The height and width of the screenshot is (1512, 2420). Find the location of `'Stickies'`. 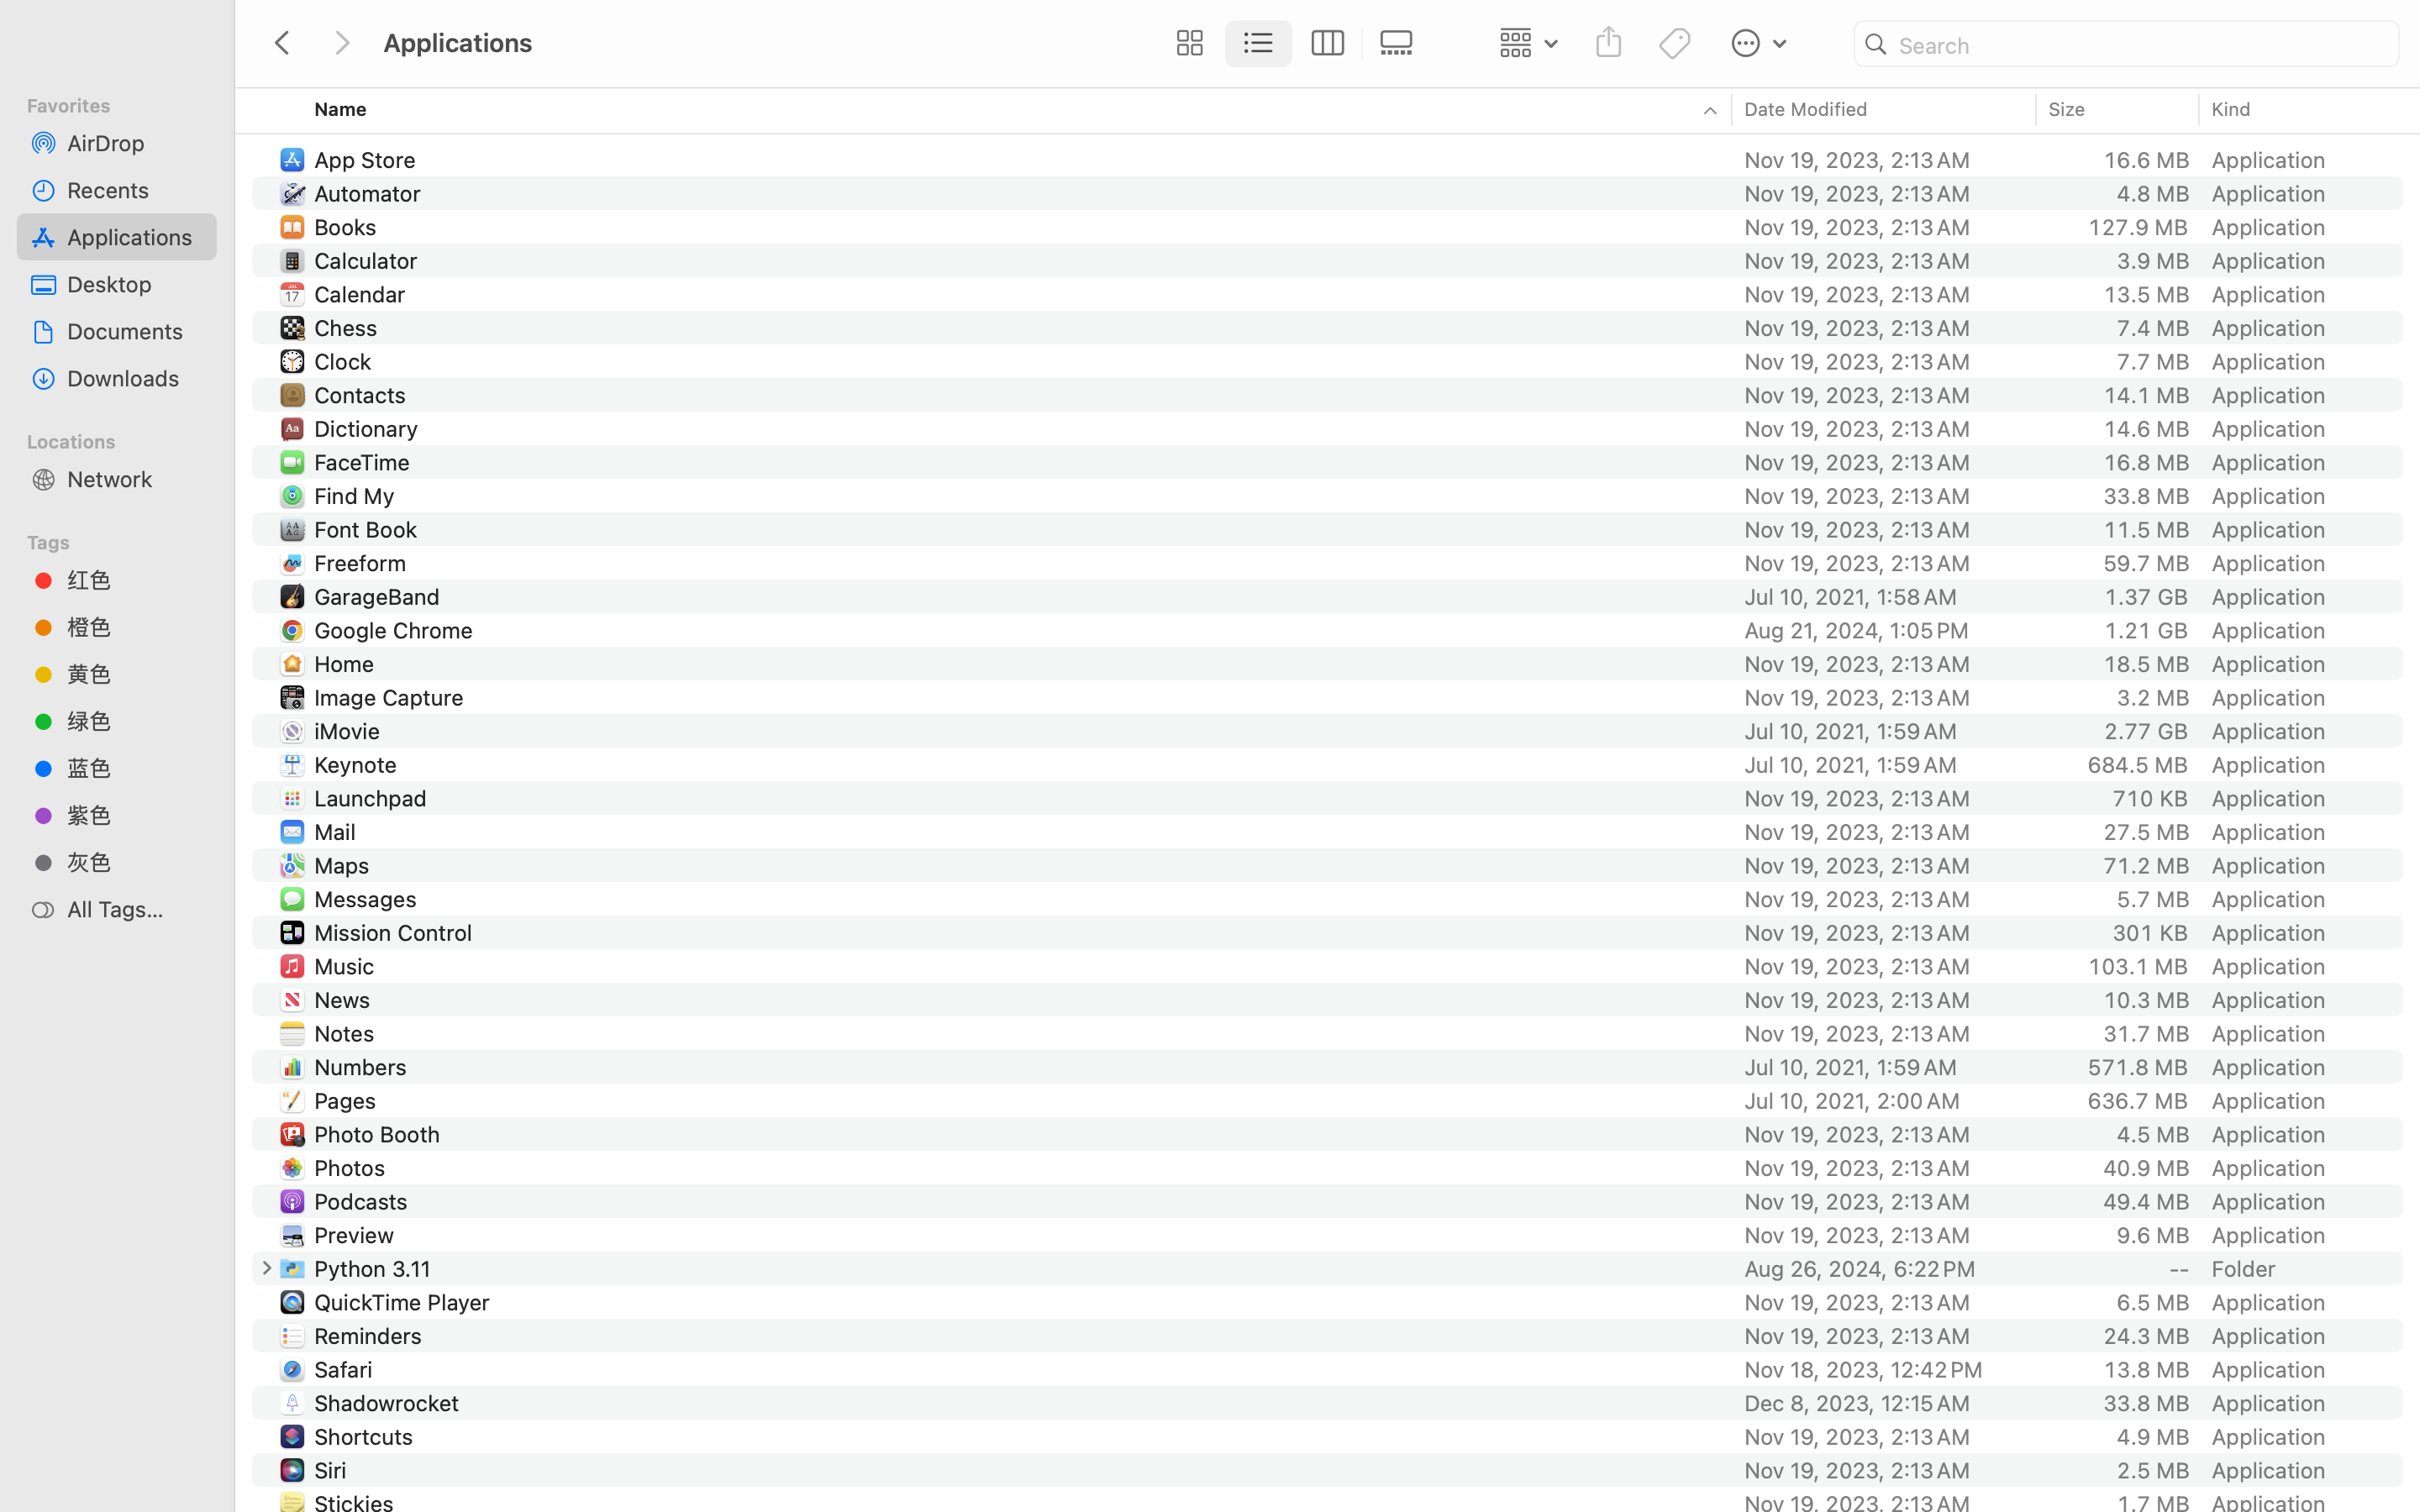

'Stickies' is located at coordinates (356, 1501).